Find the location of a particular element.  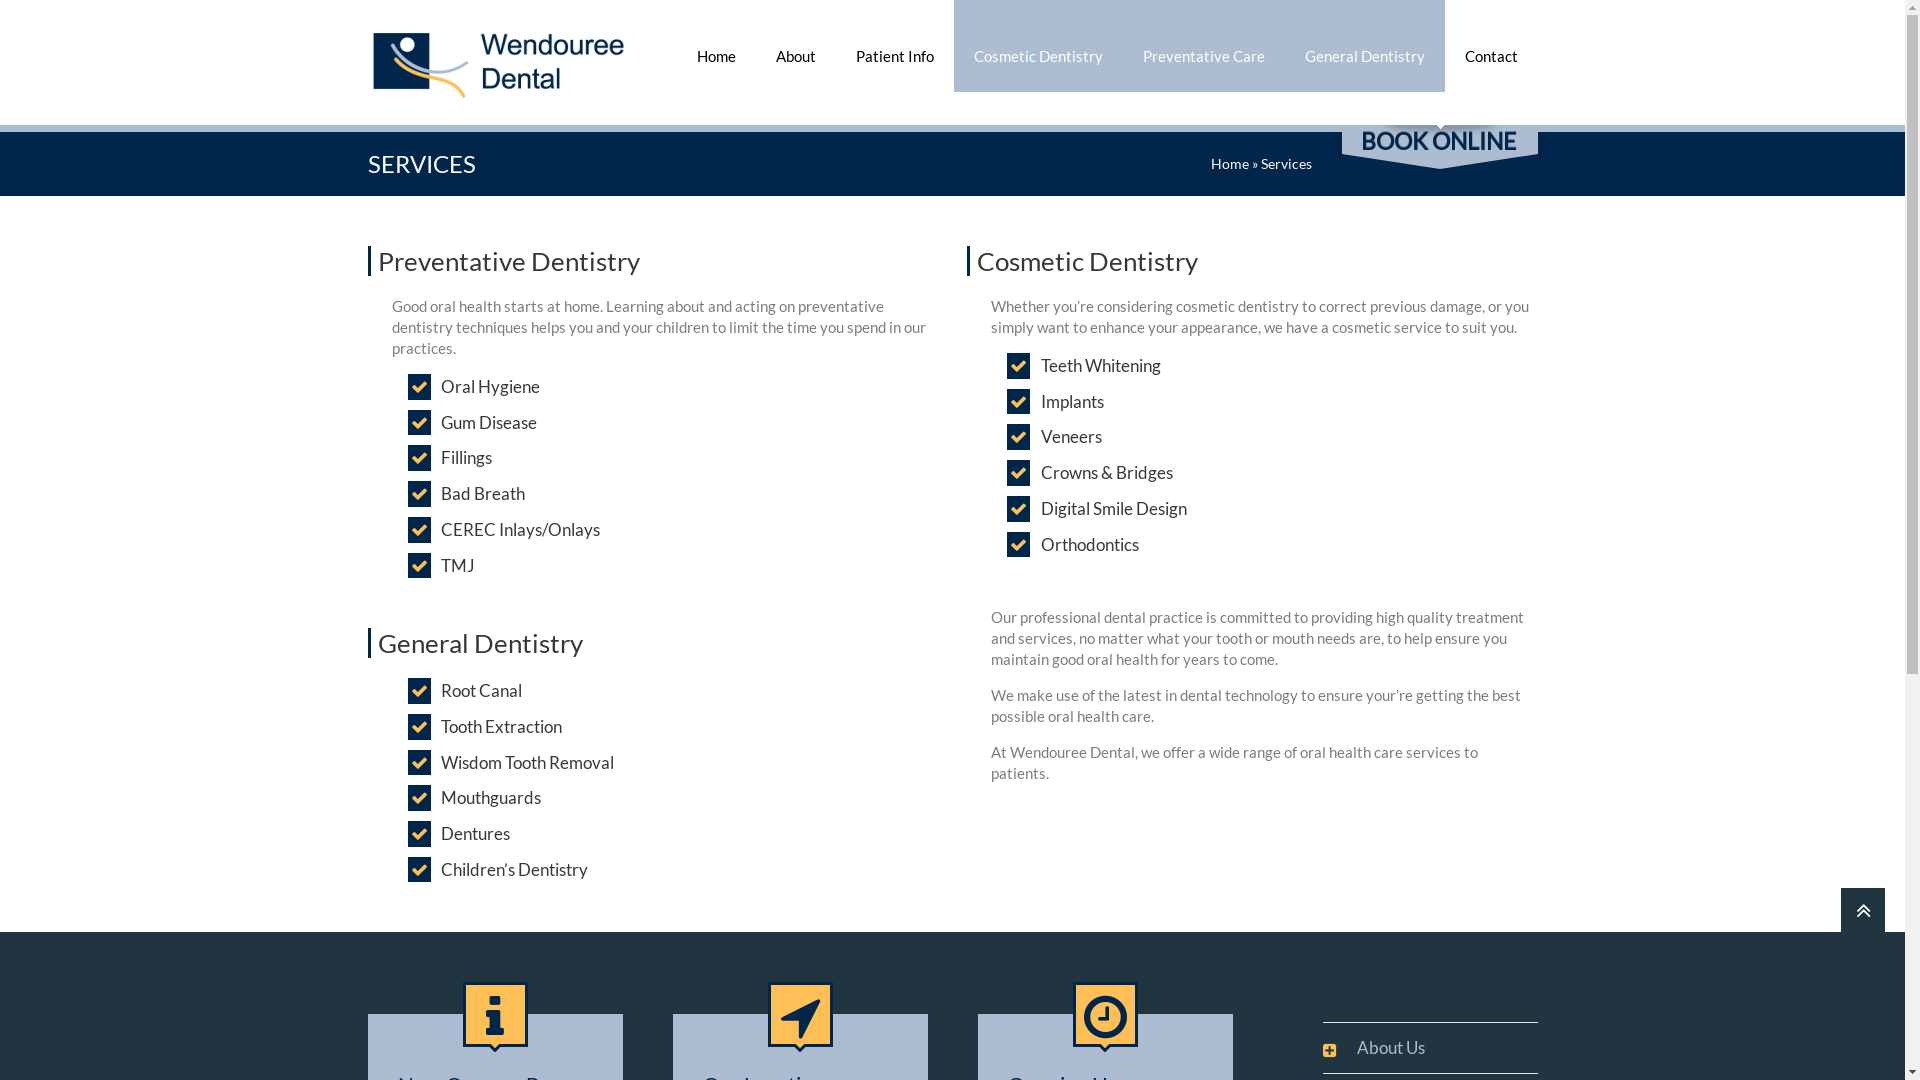

'Gum Disease' is located at coordinates (440, 422).